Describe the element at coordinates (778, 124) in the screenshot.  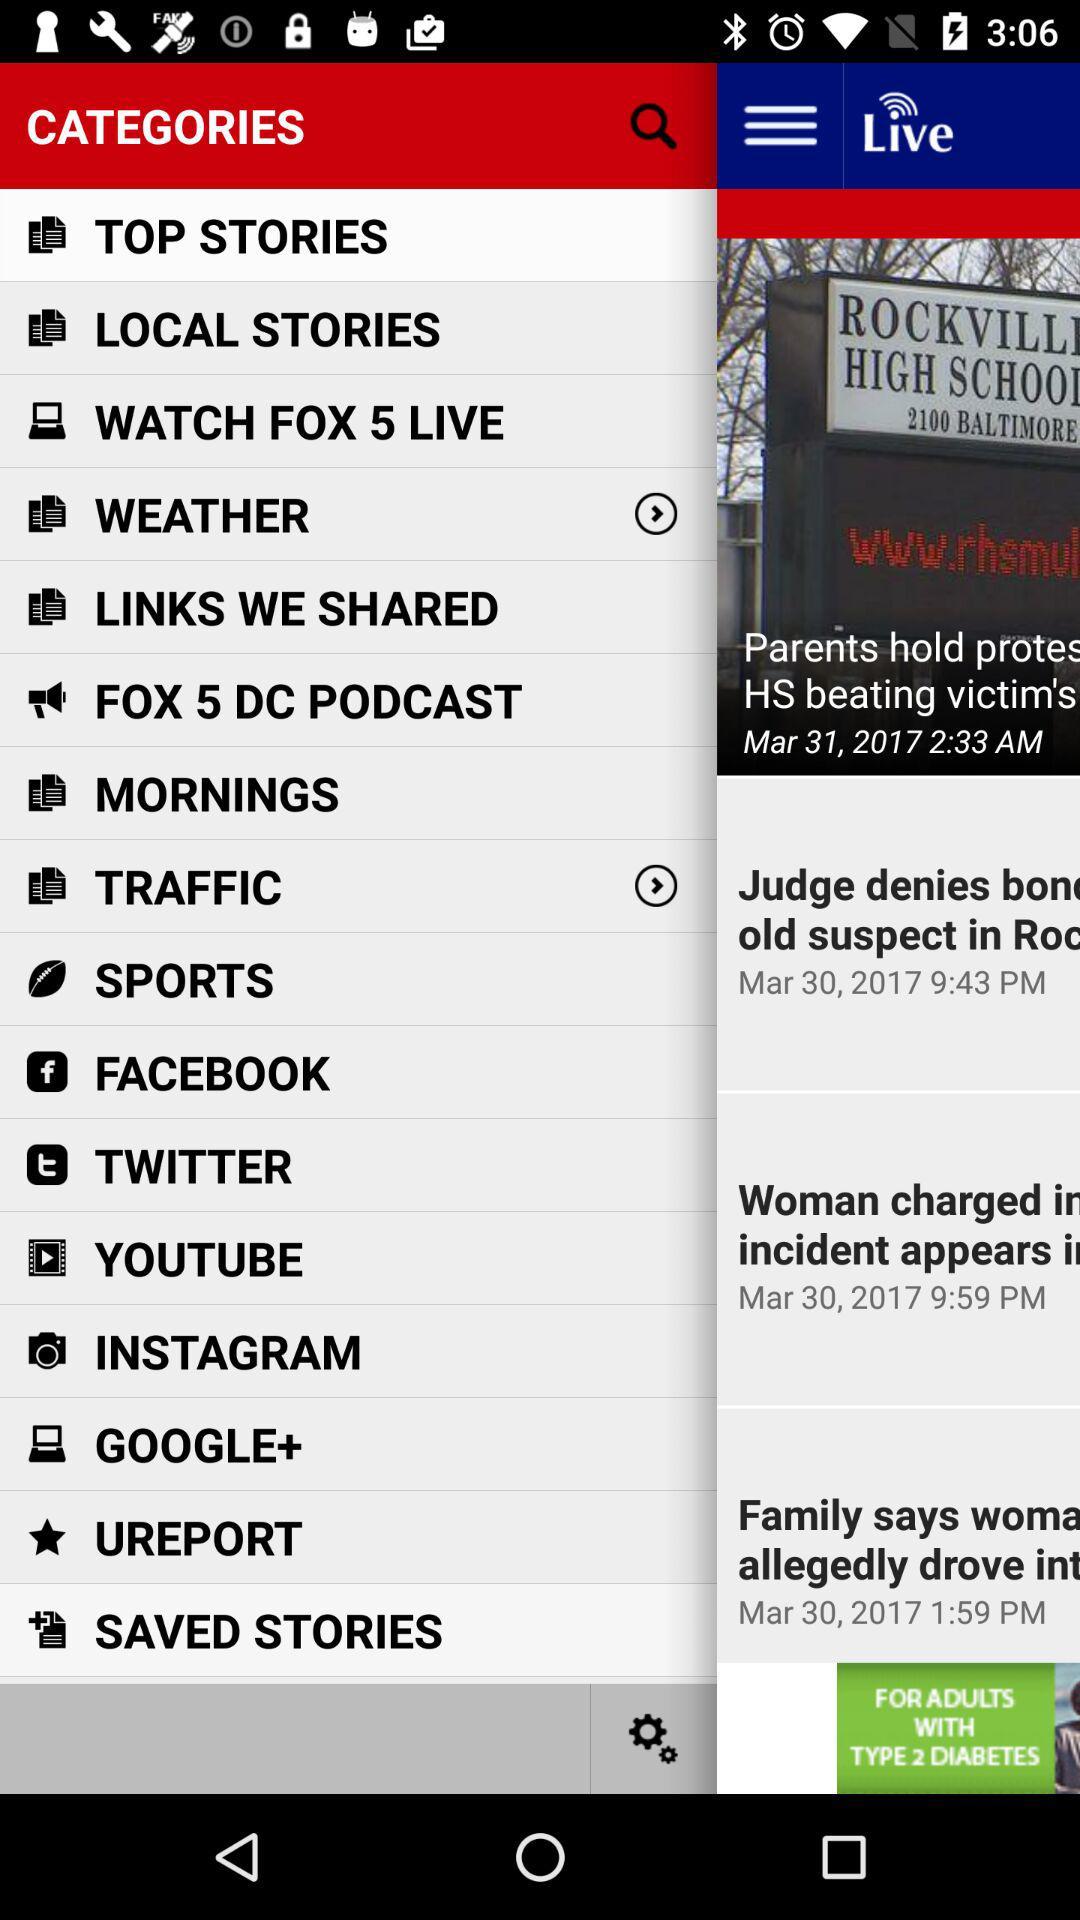
I see `sidebar` at that location.